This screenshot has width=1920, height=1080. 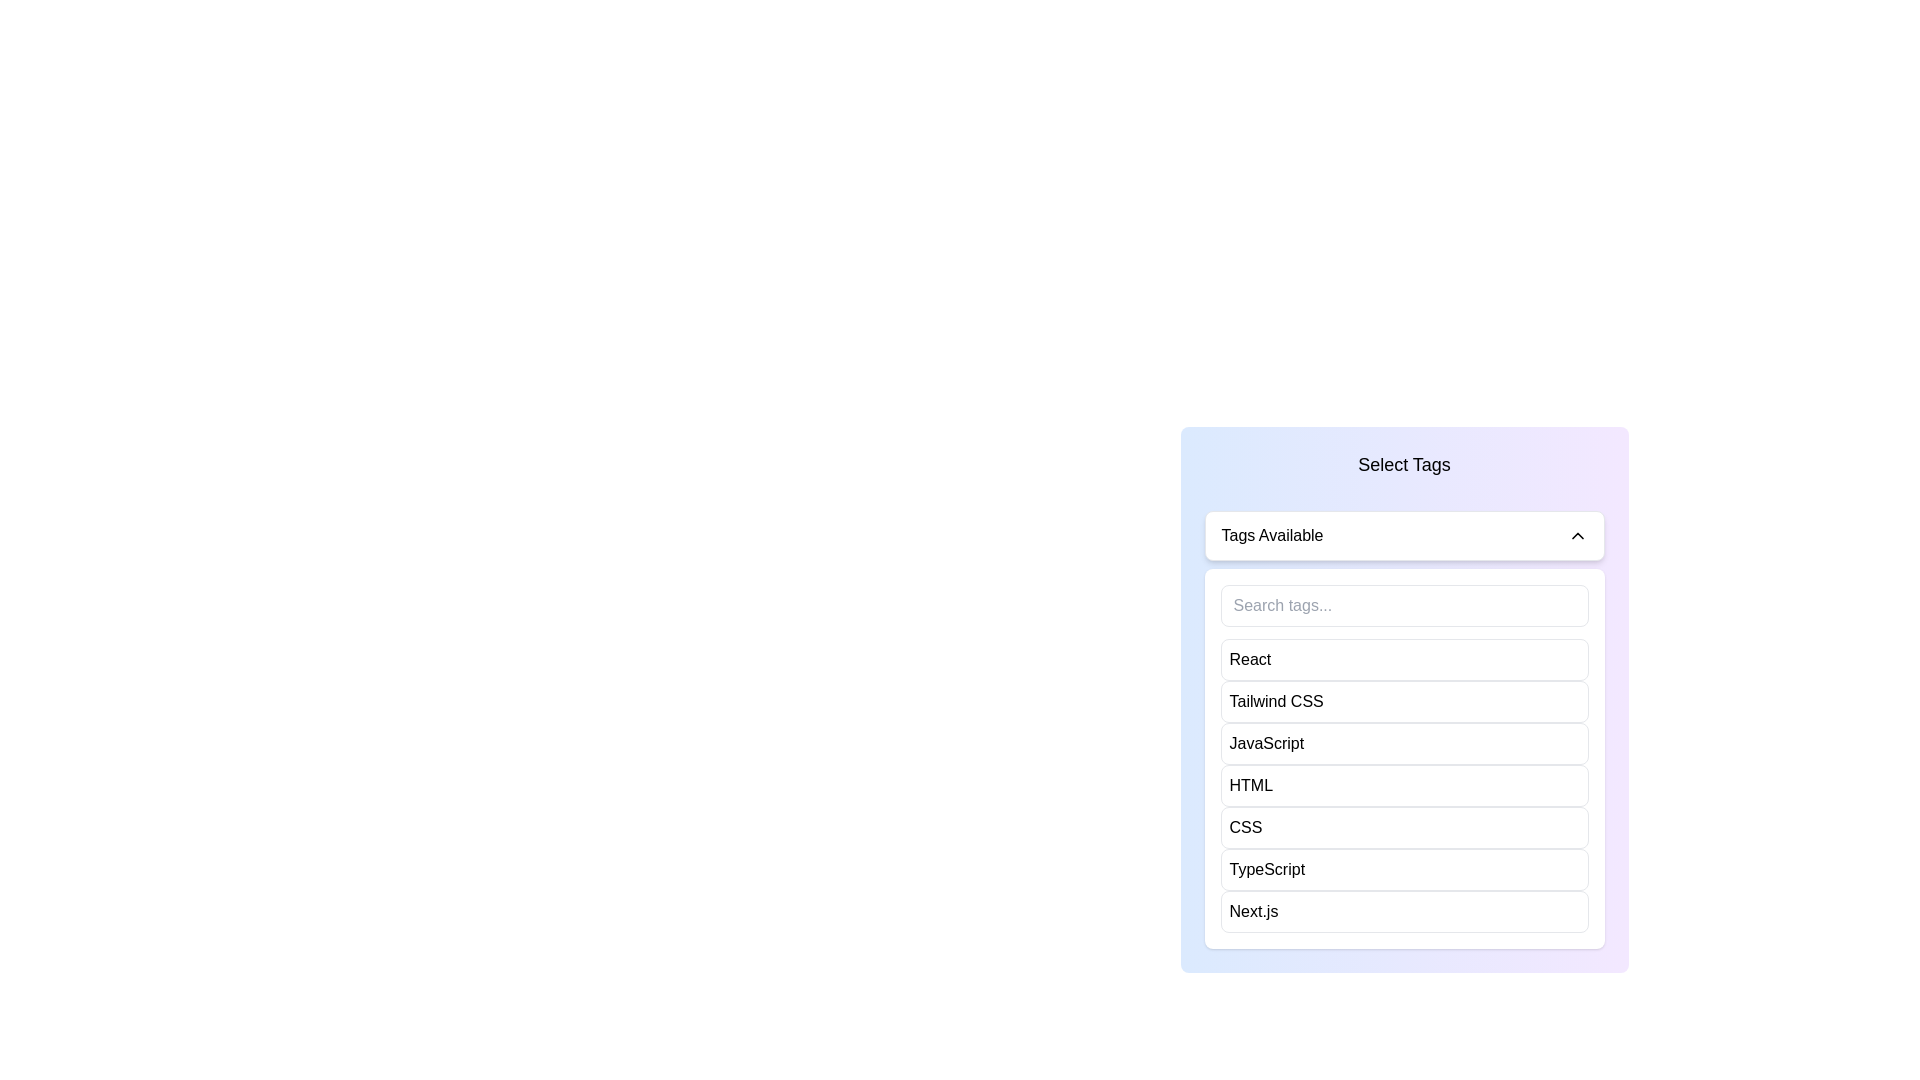 I want to click on the second list item labeled 'Tailwind CSS', so click(x=1403, y=701).